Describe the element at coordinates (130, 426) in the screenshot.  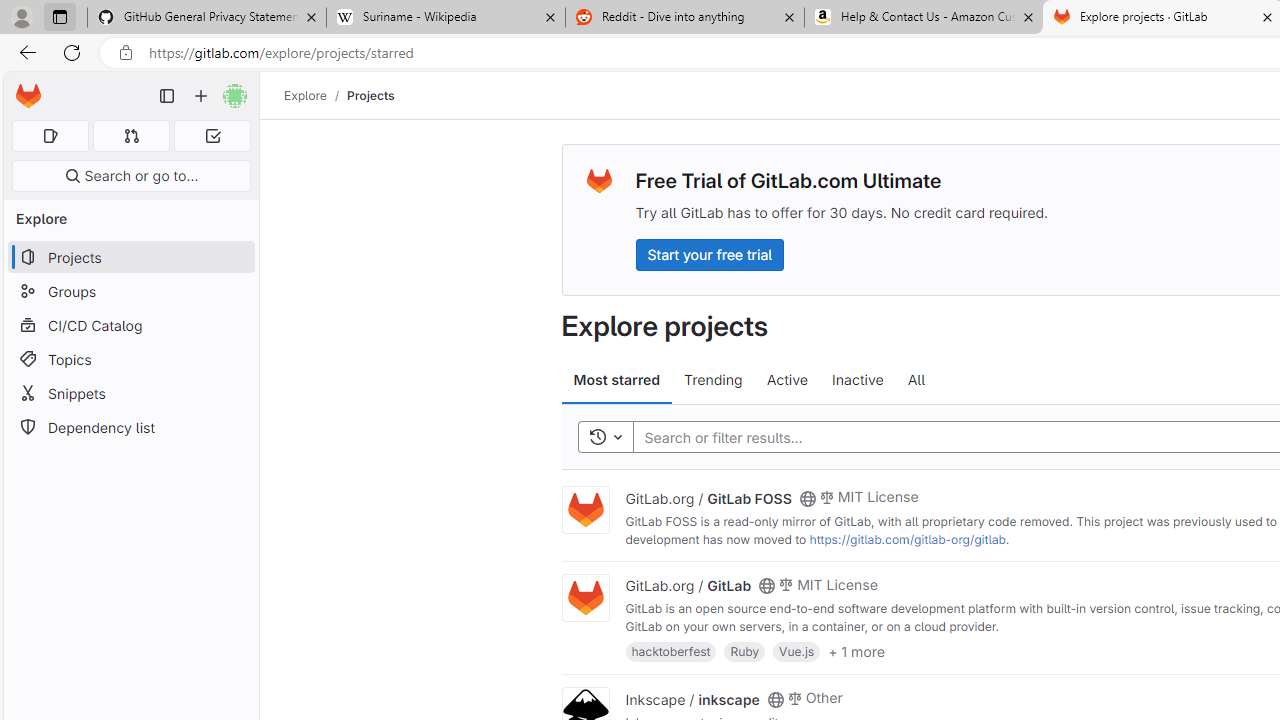
I see `'Dependency list'` at that location.